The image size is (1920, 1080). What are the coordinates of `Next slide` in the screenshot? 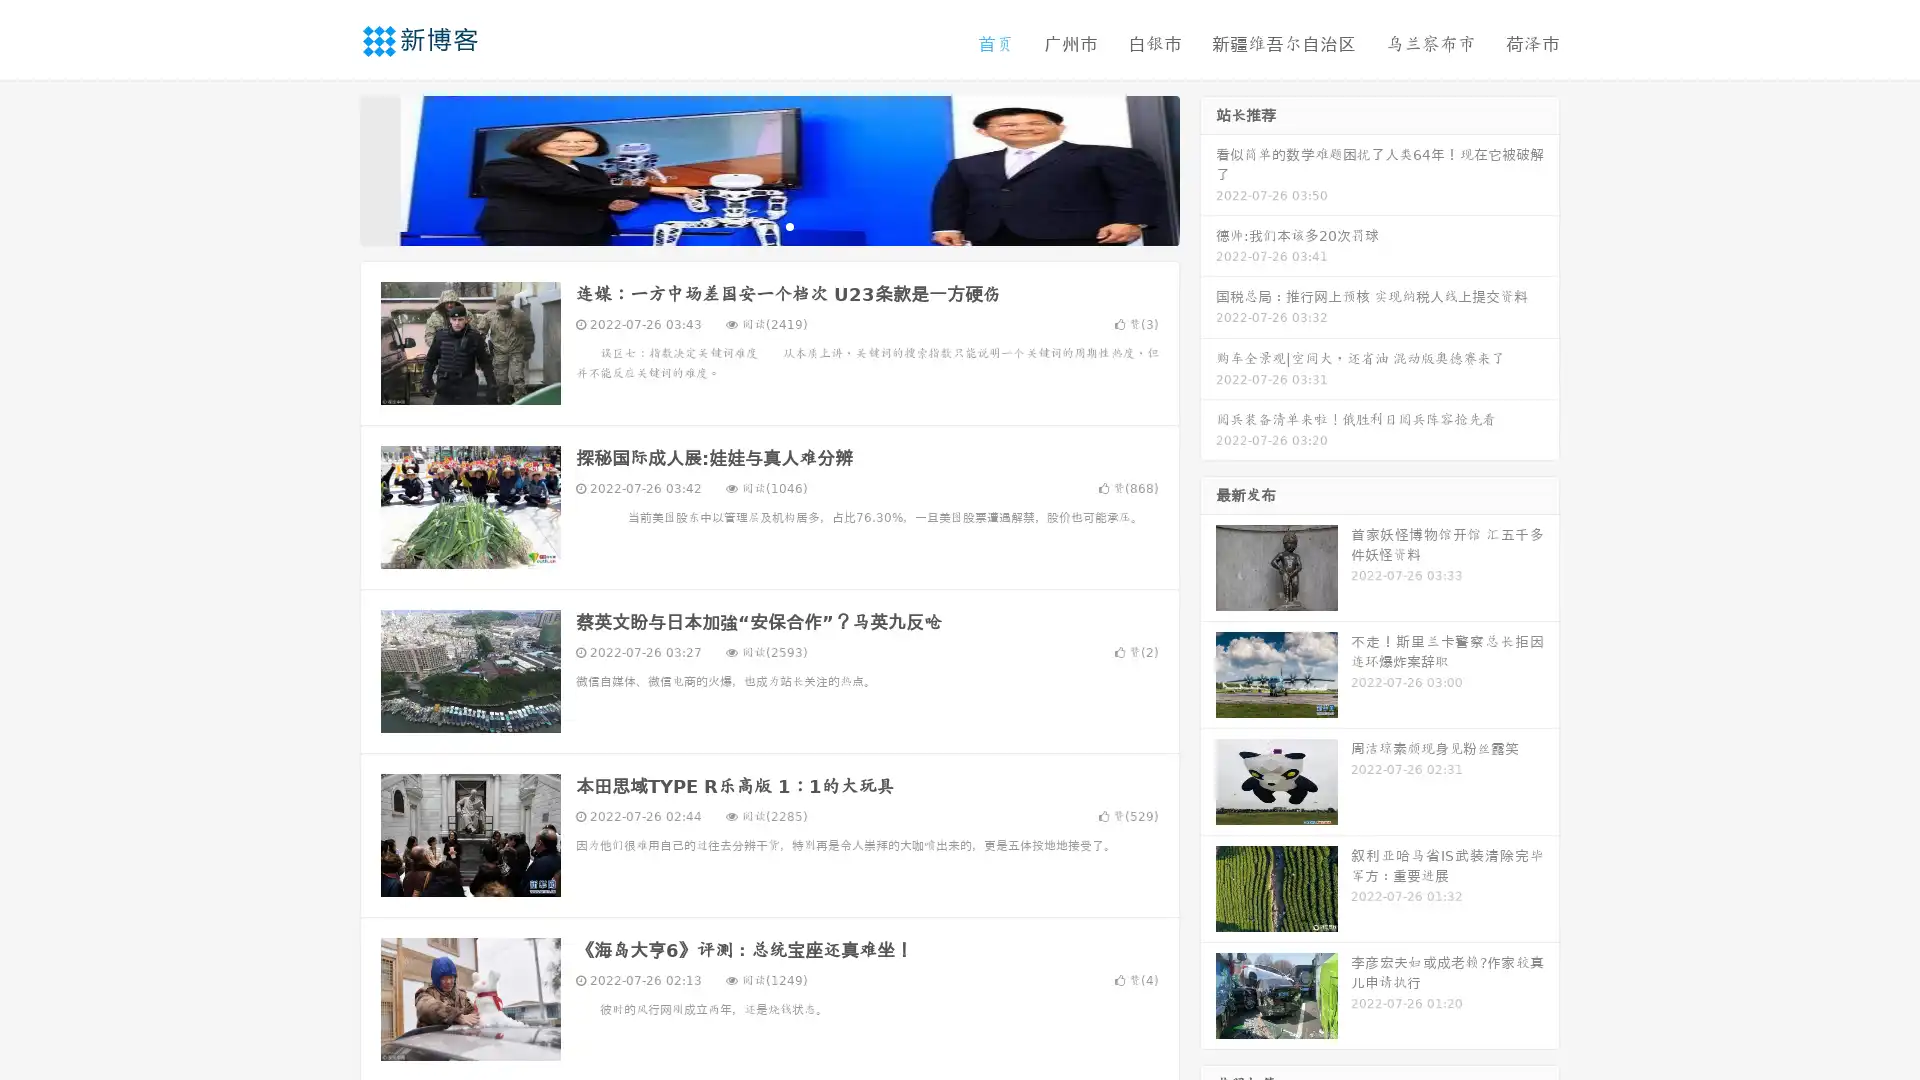 It's located at (1208, 168).